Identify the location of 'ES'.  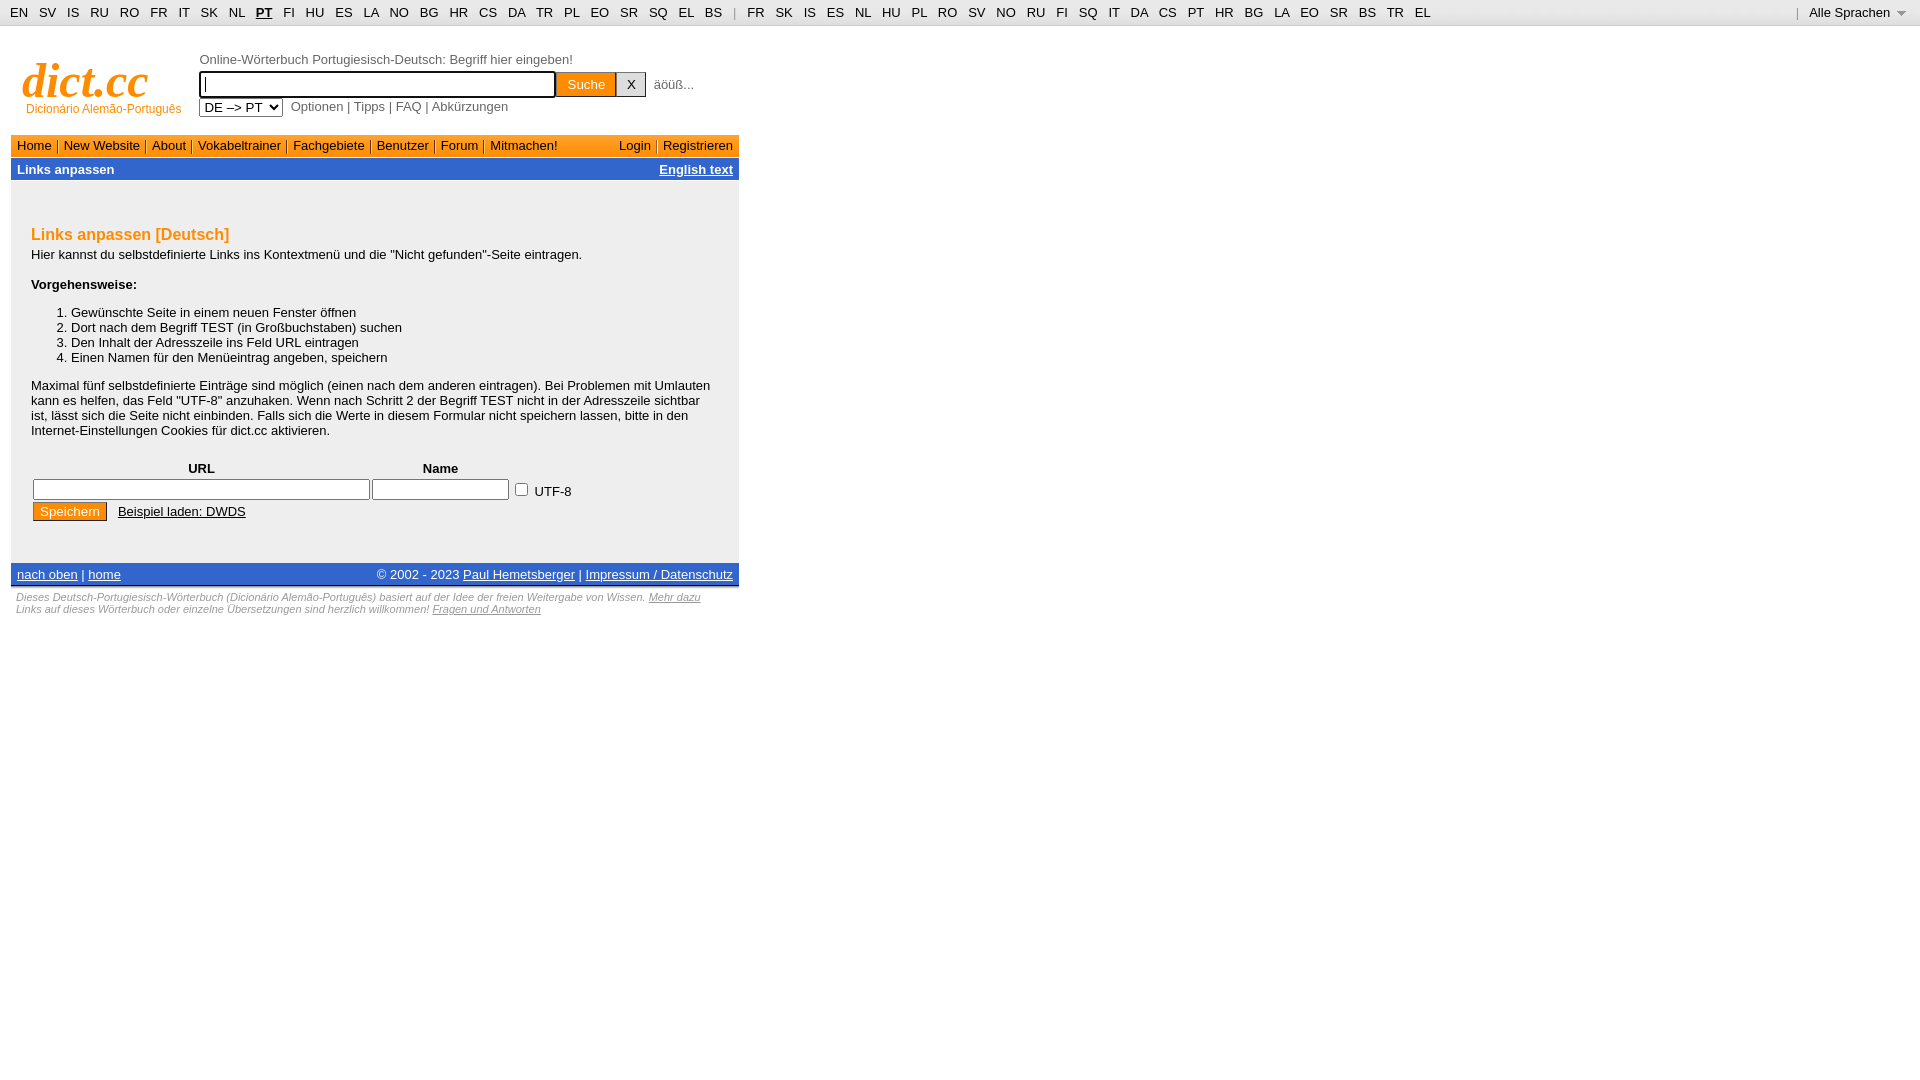
(343, 12).